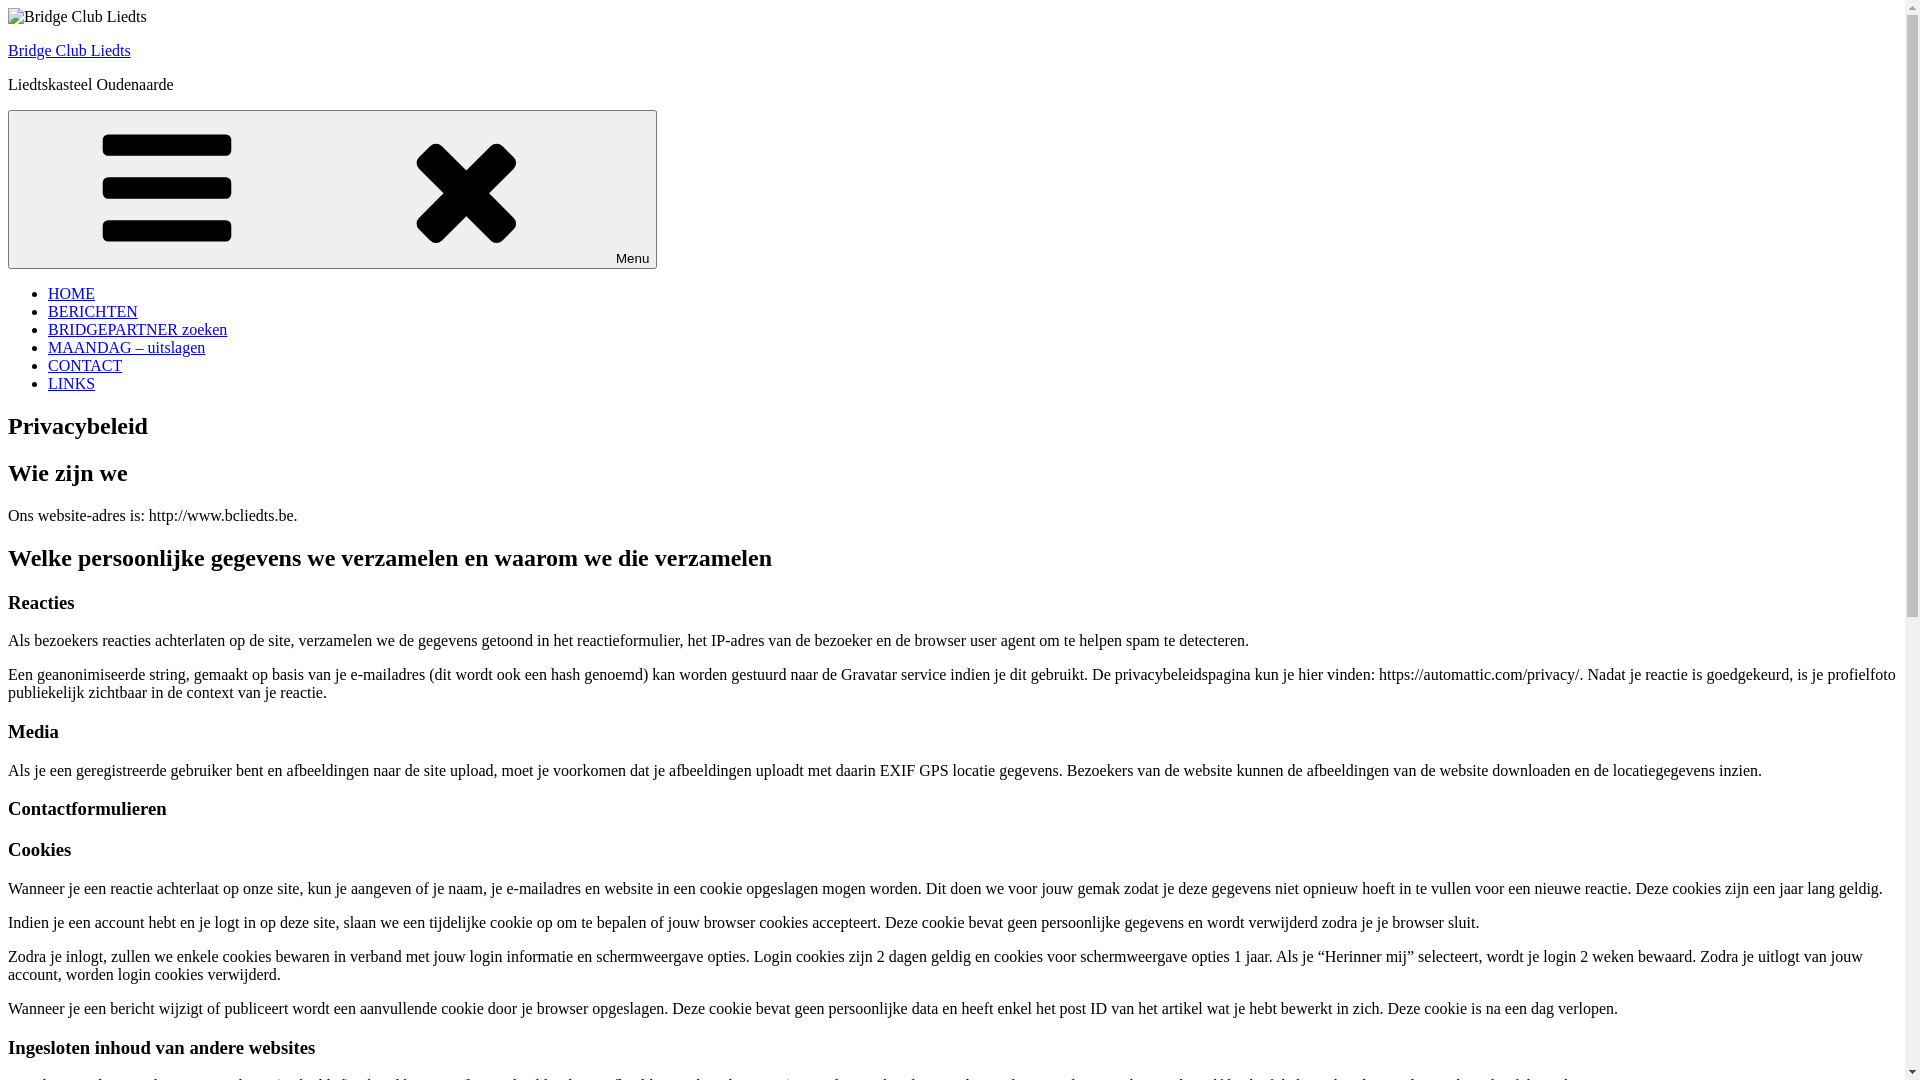 This screenshot has height=1080, width=1920. What do you see at coordinates (69, 49) in the screenshot?
I see `'Bridge Club Liedts'` at bounding box center [69, 49].